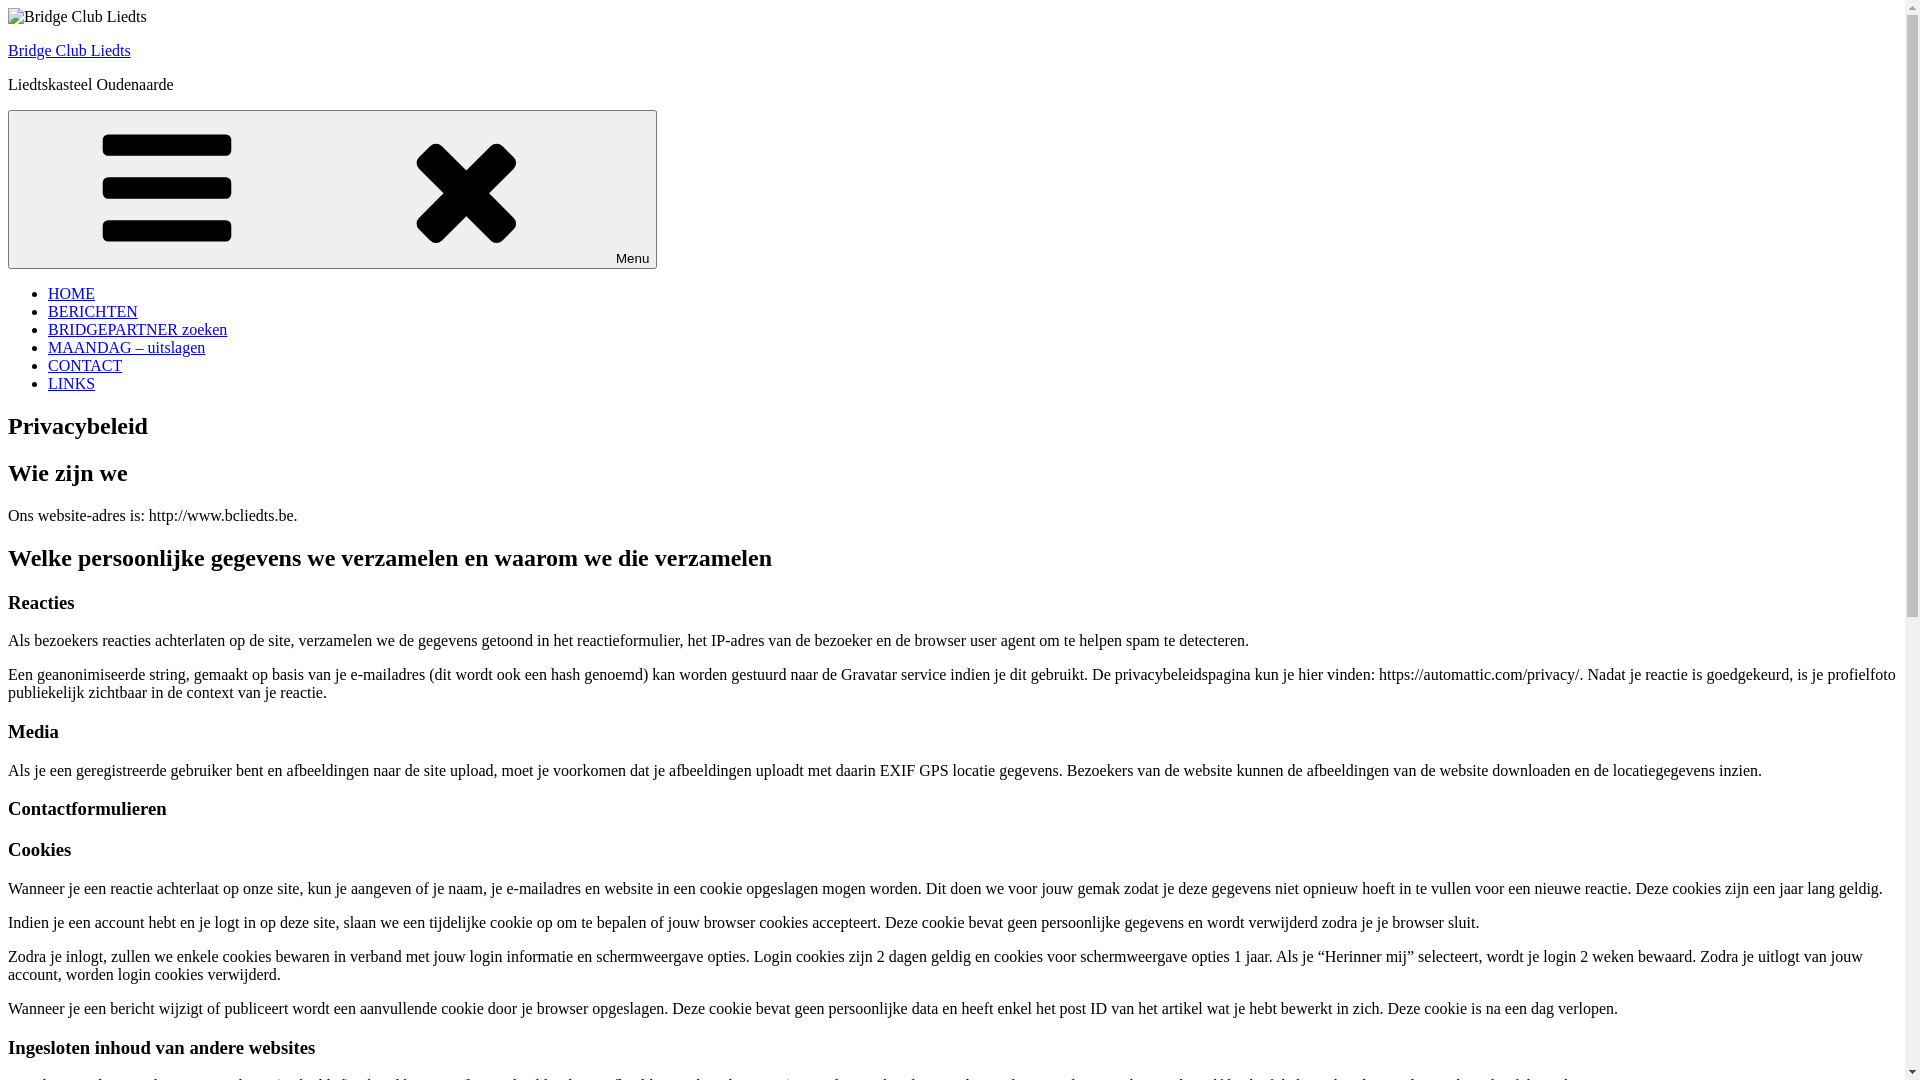 This screenshot has height=1080, width=1920. What do you see at coordinates (69, 49) in the screenshot?
I see `'Bridge Club Liedts'` at bounding box center [69, 49].